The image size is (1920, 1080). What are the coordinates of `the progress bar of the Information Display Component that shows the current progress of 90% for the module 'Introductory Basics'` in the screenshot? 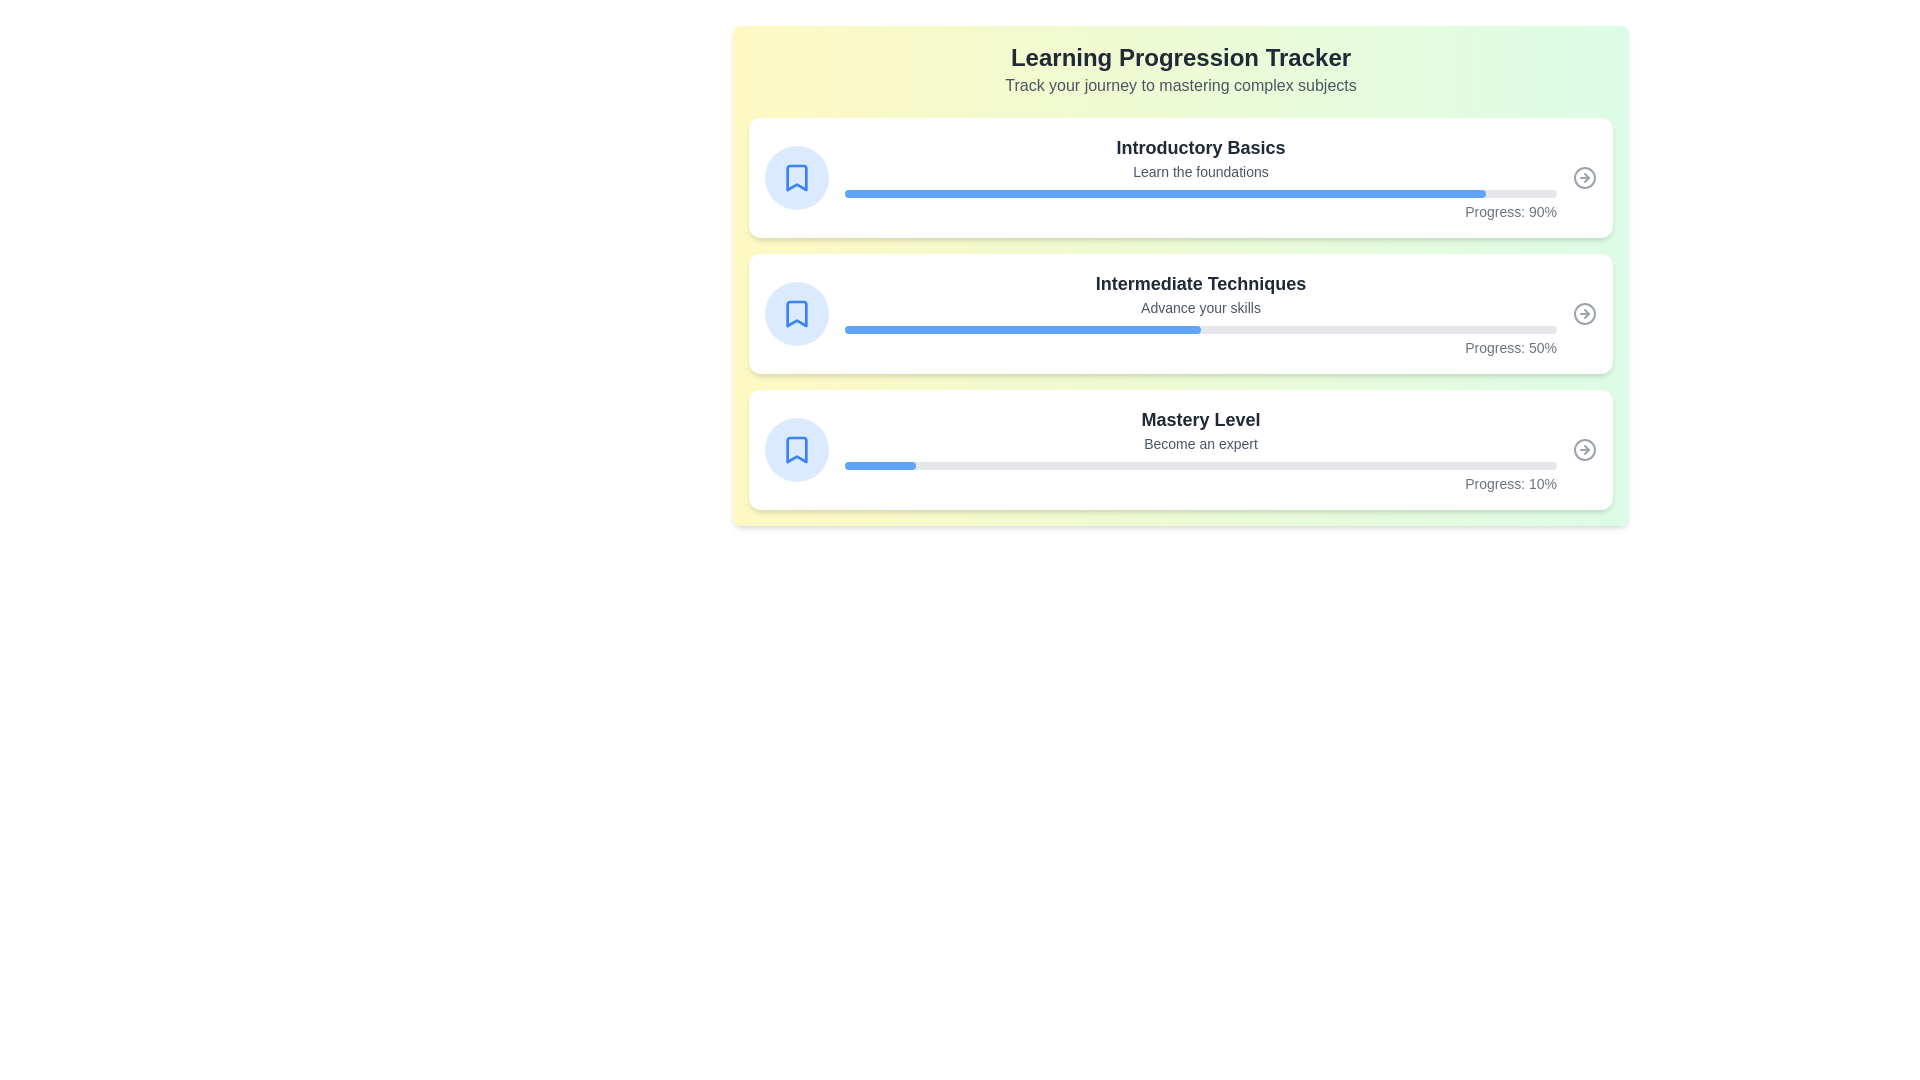 It's located at (1200, 176).